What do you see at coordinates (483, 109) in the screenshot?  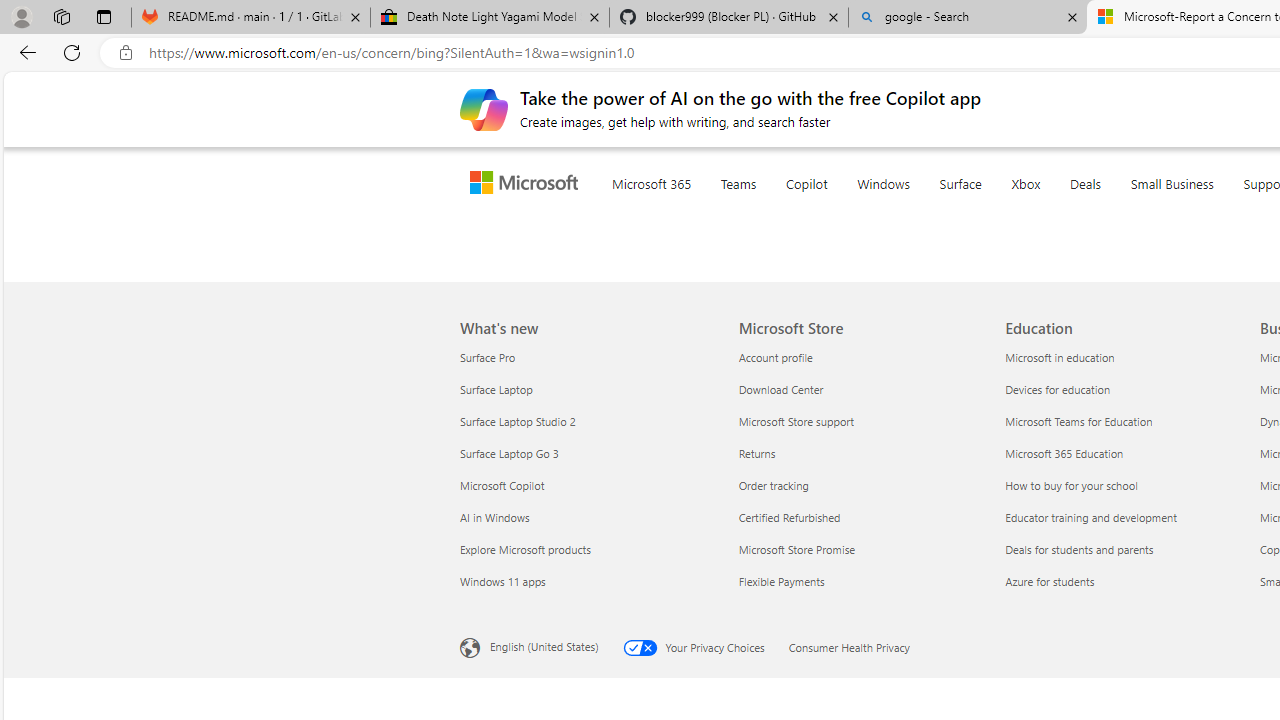 I see `'Create images, get help with writing, and search faster'` at bounding box center [483, 109].